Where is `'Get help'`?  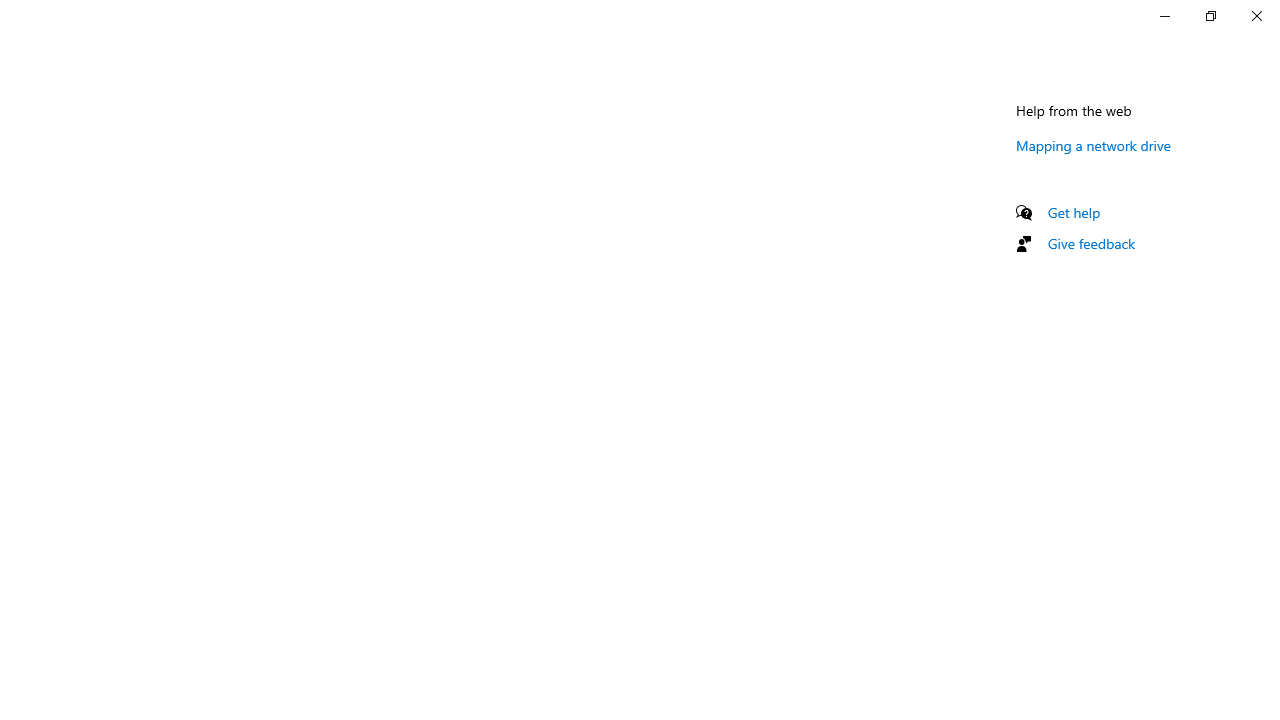
'Get help' is located at coordinates (1073, 212).